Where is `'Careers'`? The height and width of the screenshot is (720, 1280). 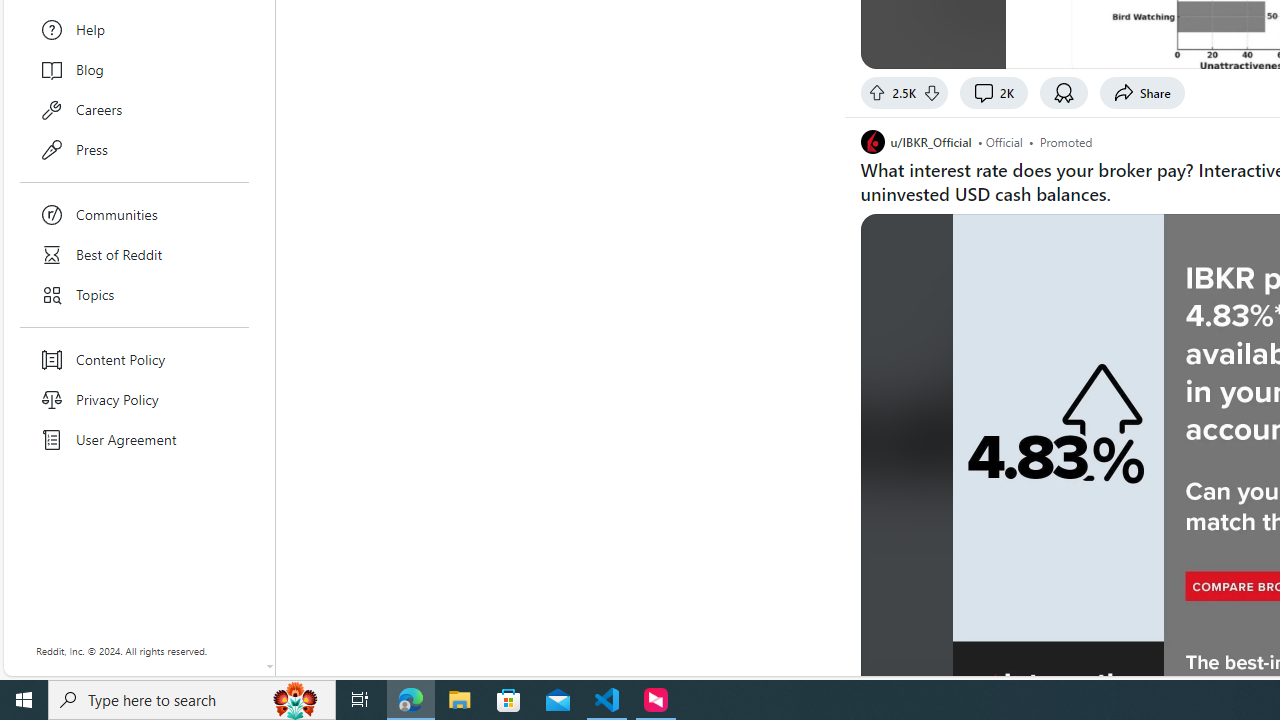 'Careers' is located at coordinates (134, 110).